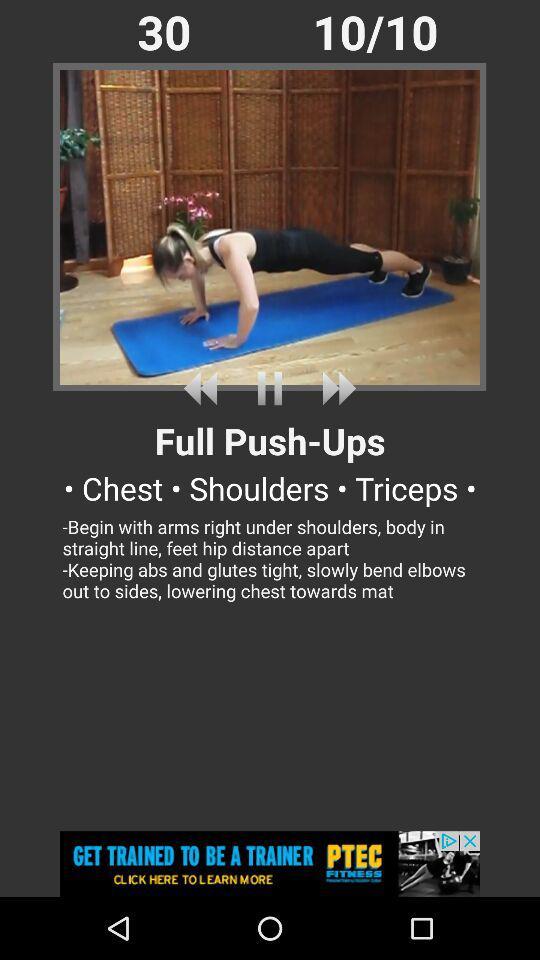  I want to click on see advertisement, so click(270, 863).